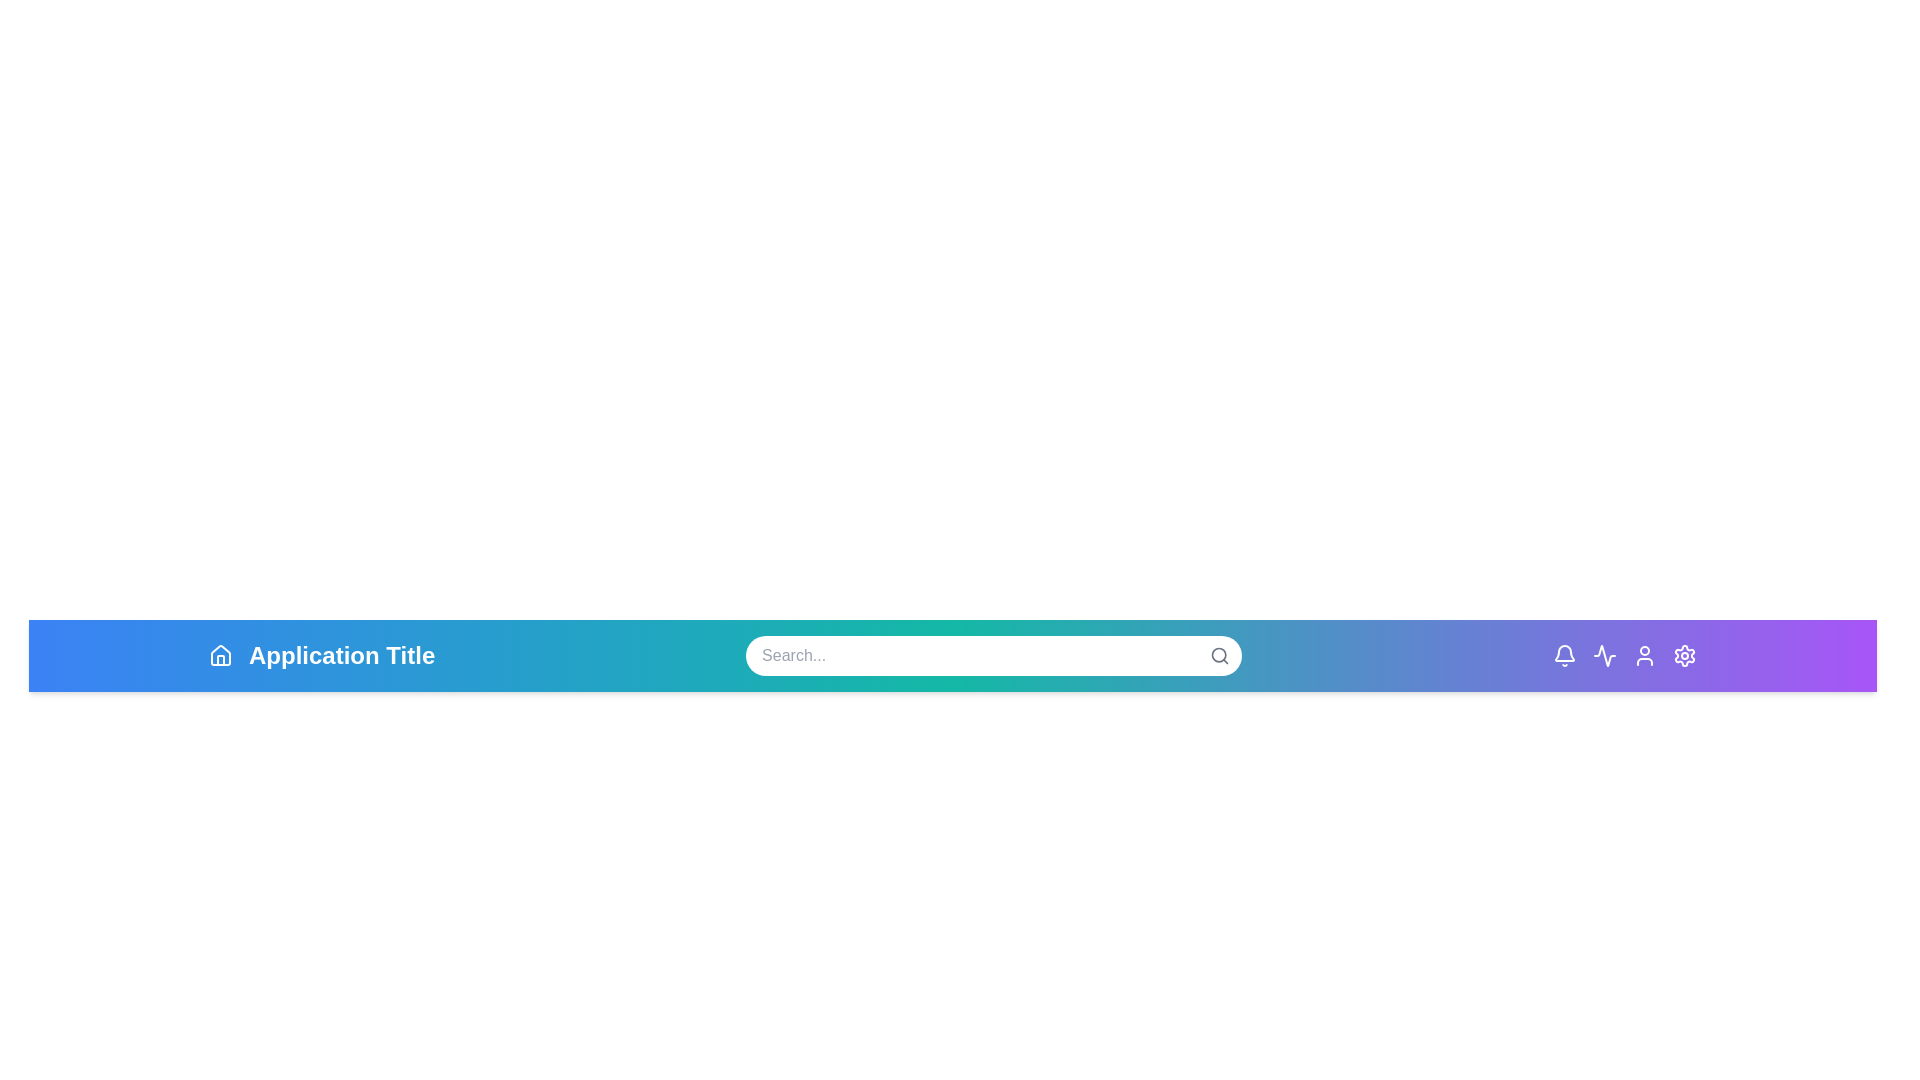 This screenshot has width=1920, height=1080. I want to click on the bell icon to view notifications, so click(1563, 655).